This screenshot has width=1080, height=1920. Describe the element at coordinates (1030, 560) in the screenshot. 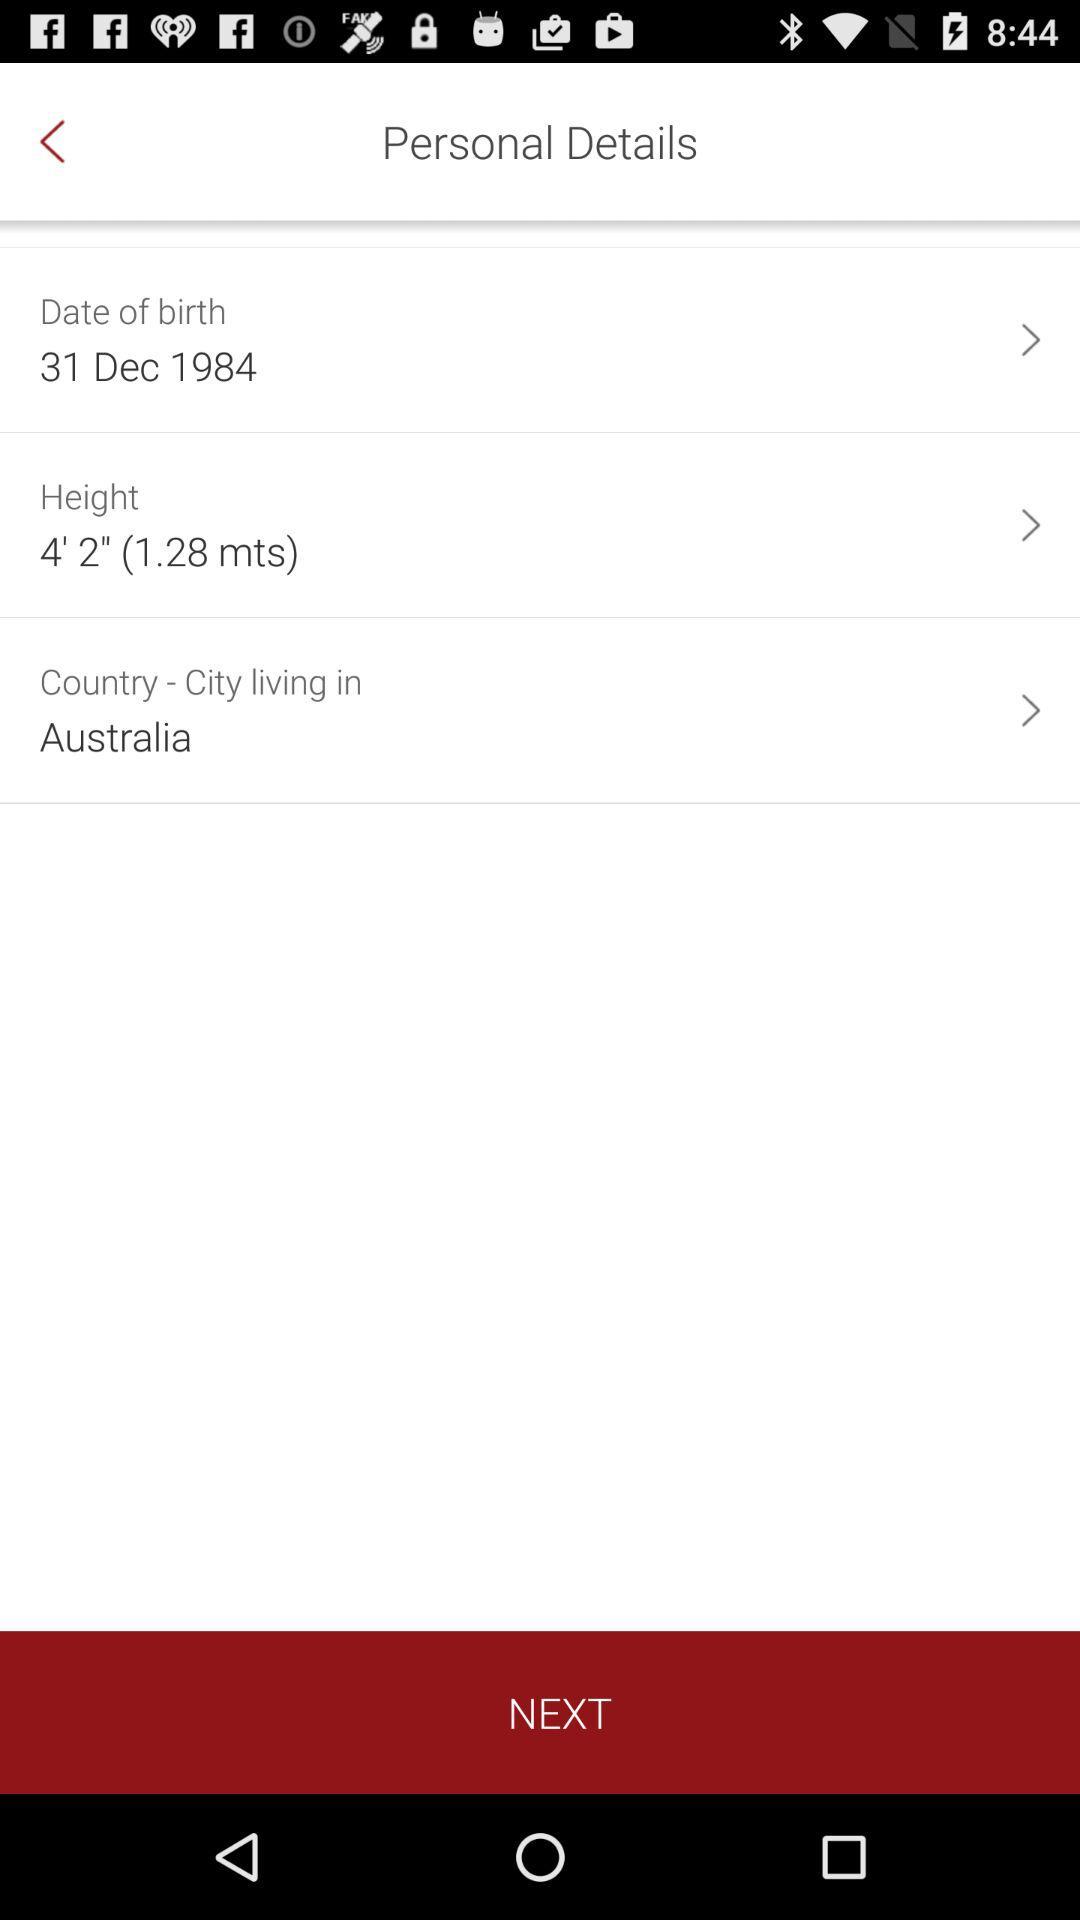

I see `the play icon` at that location.